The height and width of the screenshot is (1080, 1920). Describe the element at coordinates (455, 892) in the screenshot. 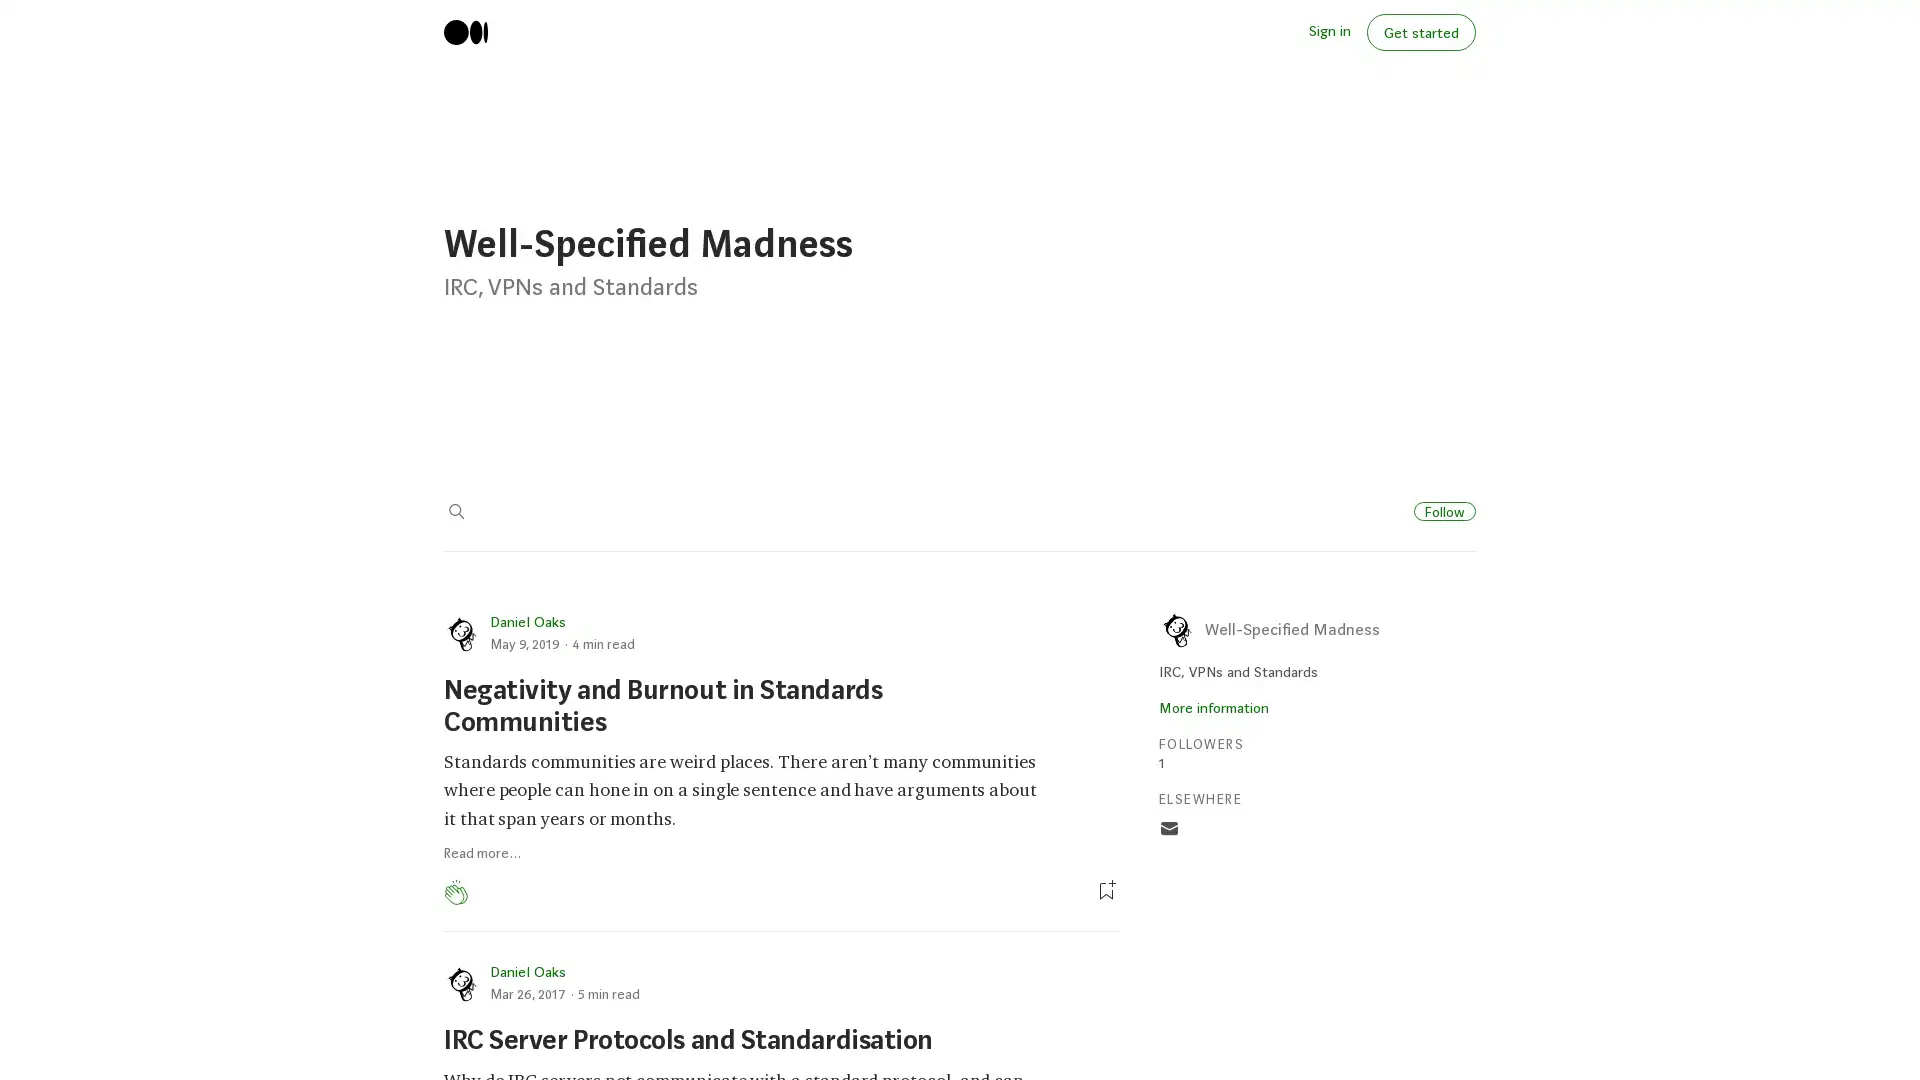

I see `Clap` at that location.